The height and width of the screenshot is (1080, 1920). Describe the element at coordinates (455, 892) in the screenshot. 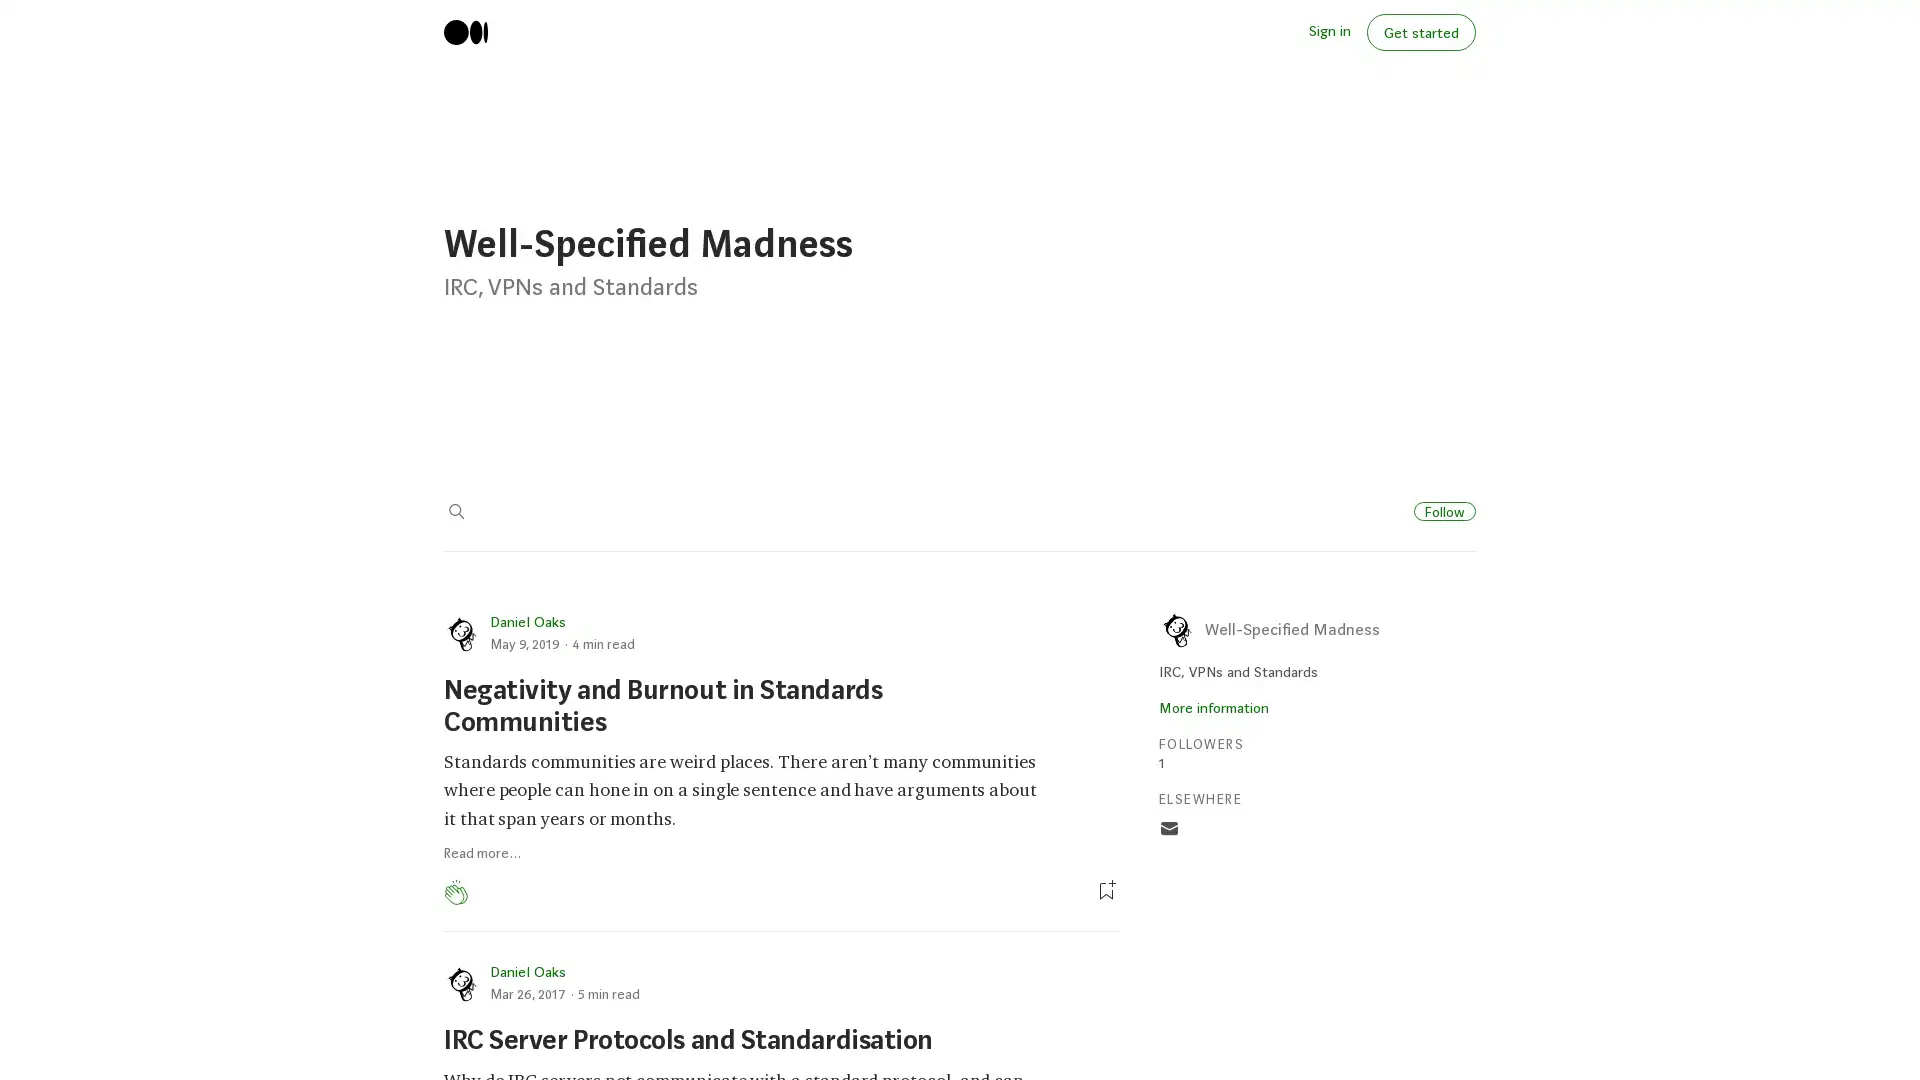

I see `Clap` at that location.